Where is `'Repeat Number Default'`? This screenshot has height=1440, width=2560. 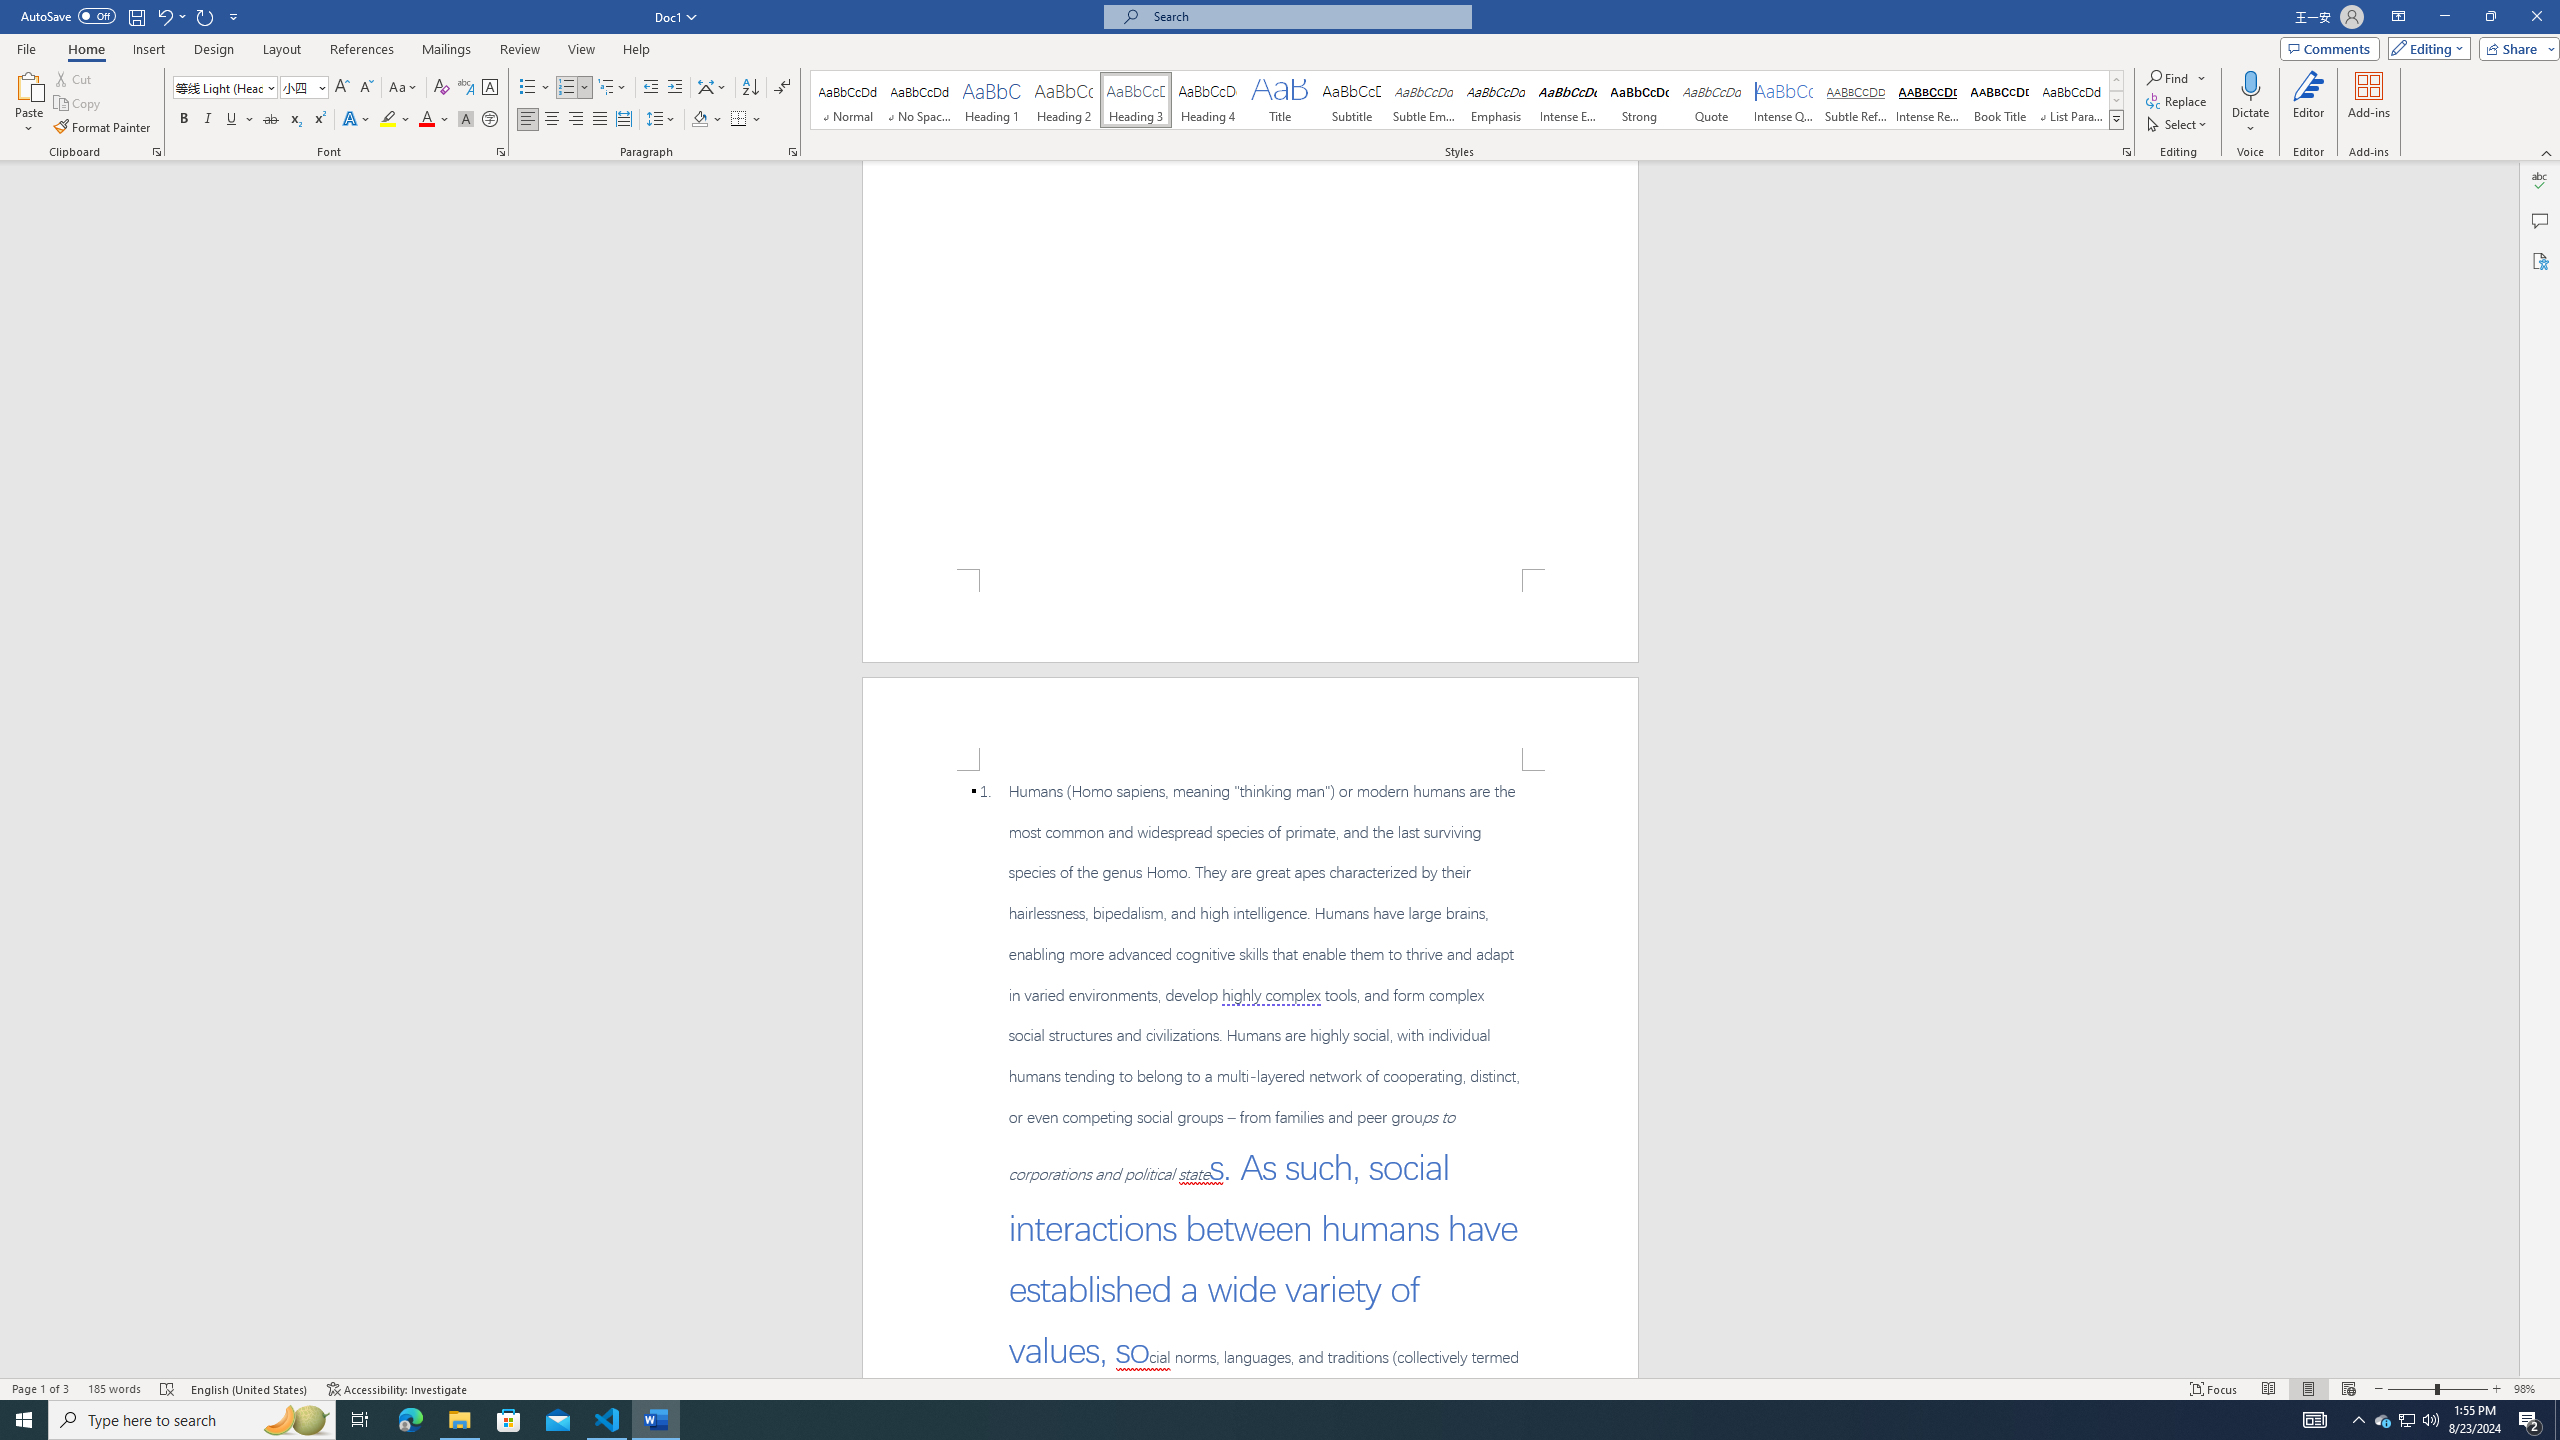 'Repeat Number Default' is located at coordinates (205, 15).